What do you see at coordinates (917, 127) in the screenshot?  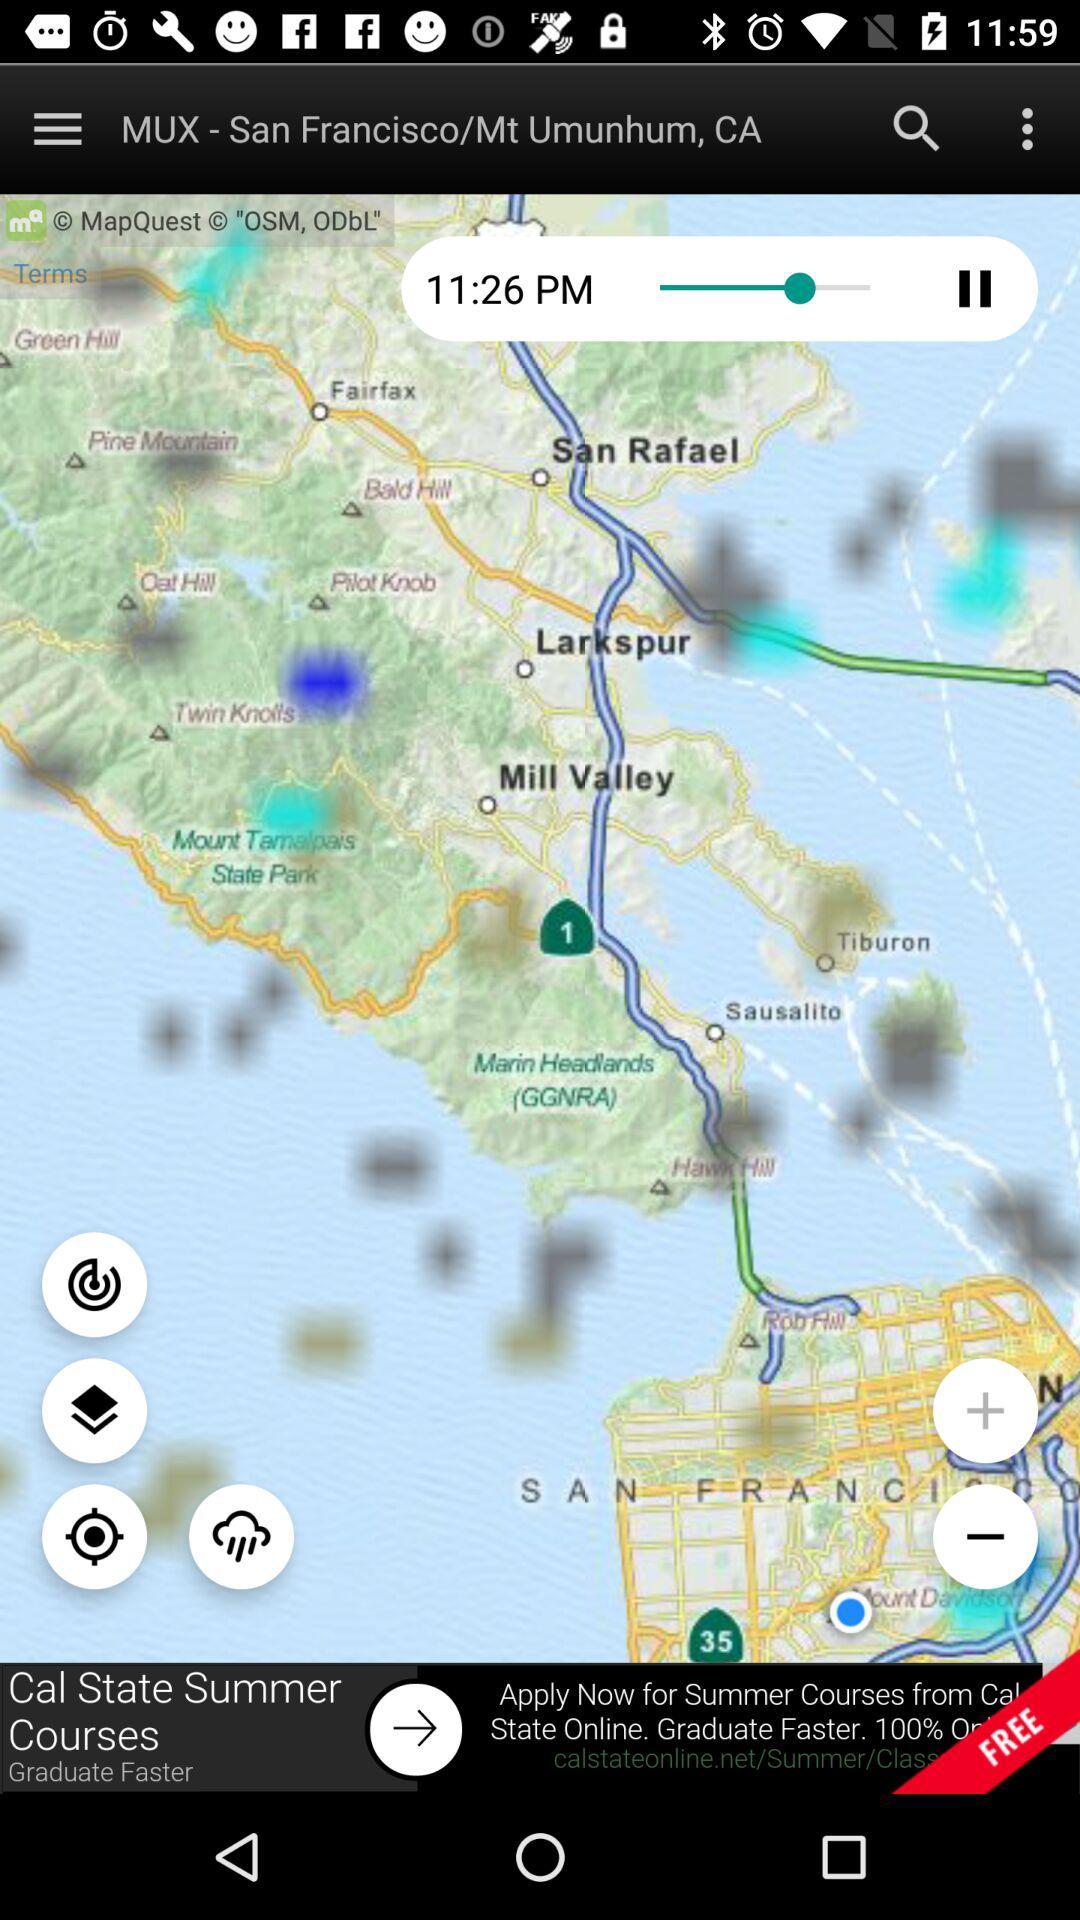 I see `the search icon` at bounding box center [917, 127].